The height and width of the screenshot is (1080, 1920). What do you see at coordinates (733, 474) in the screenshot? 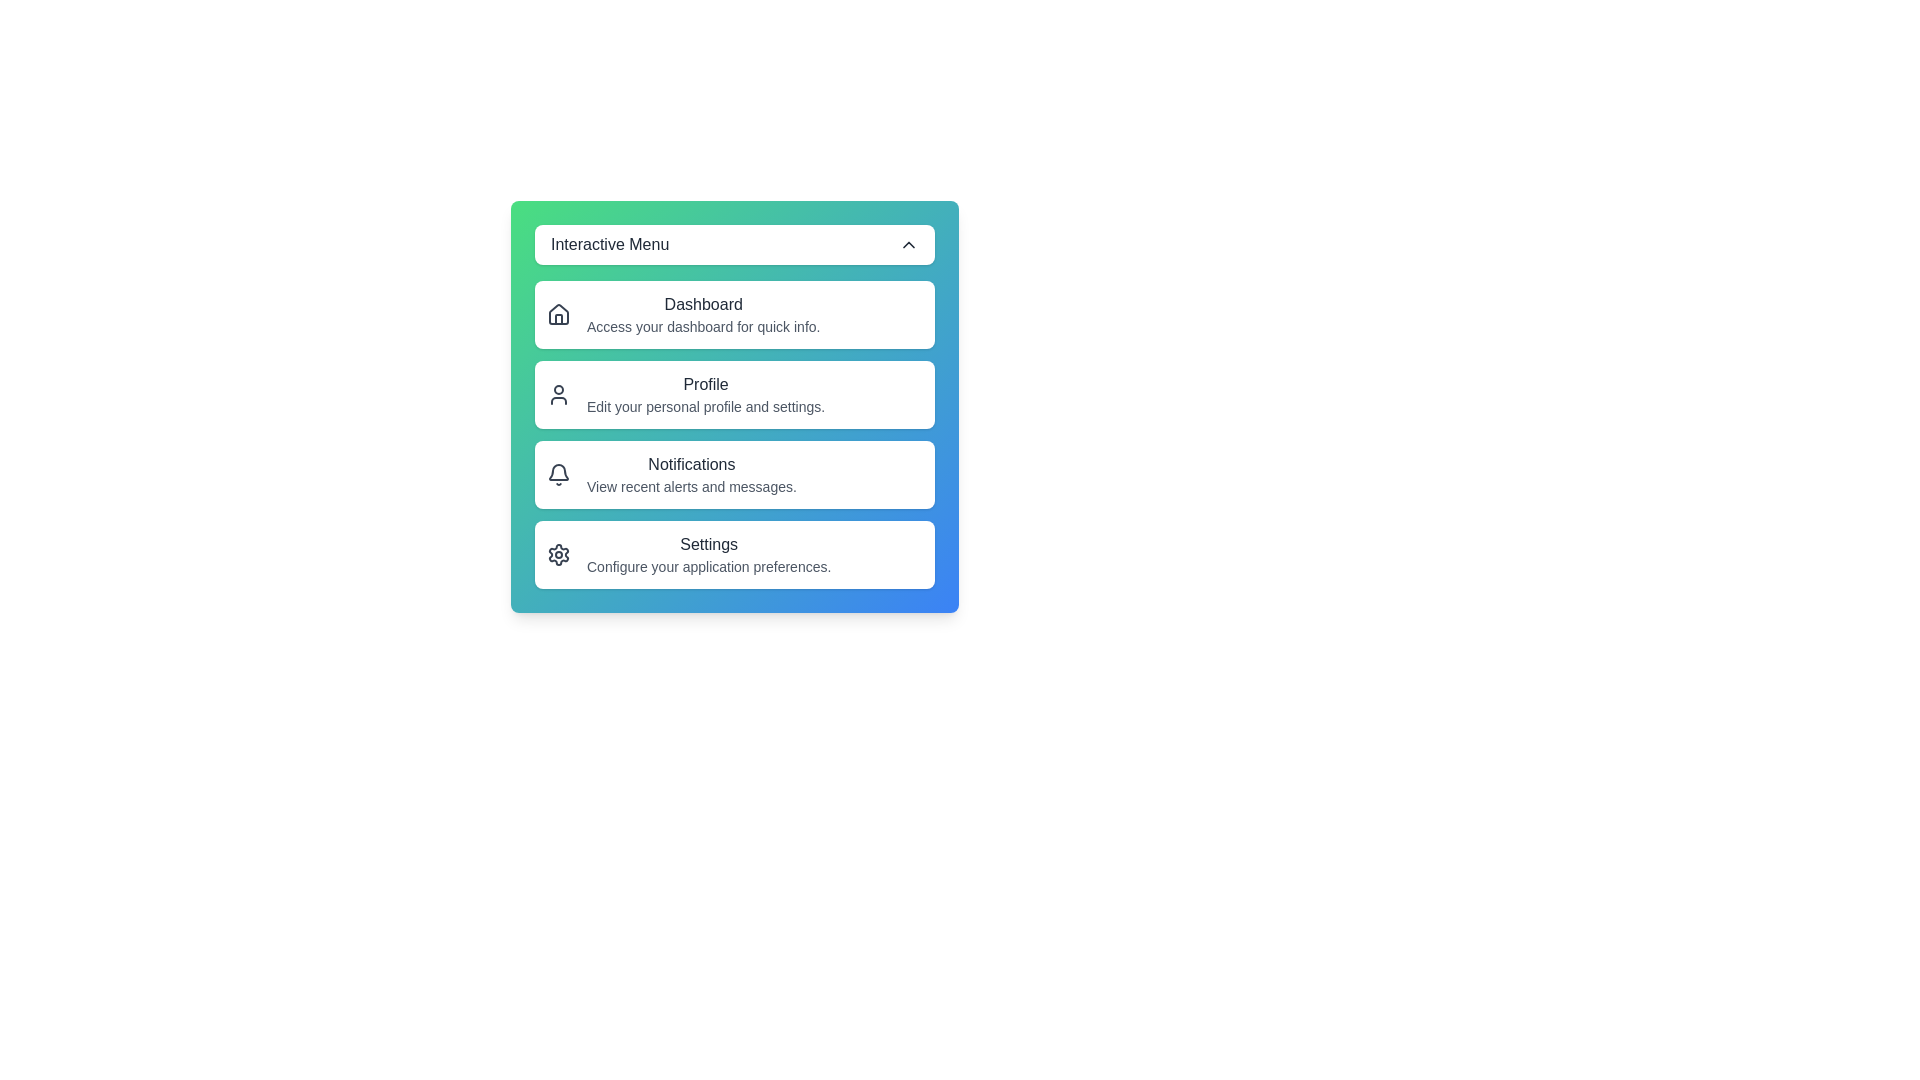
I see `the menu item Notifications to highlight it` at bounding box center [733, 474].